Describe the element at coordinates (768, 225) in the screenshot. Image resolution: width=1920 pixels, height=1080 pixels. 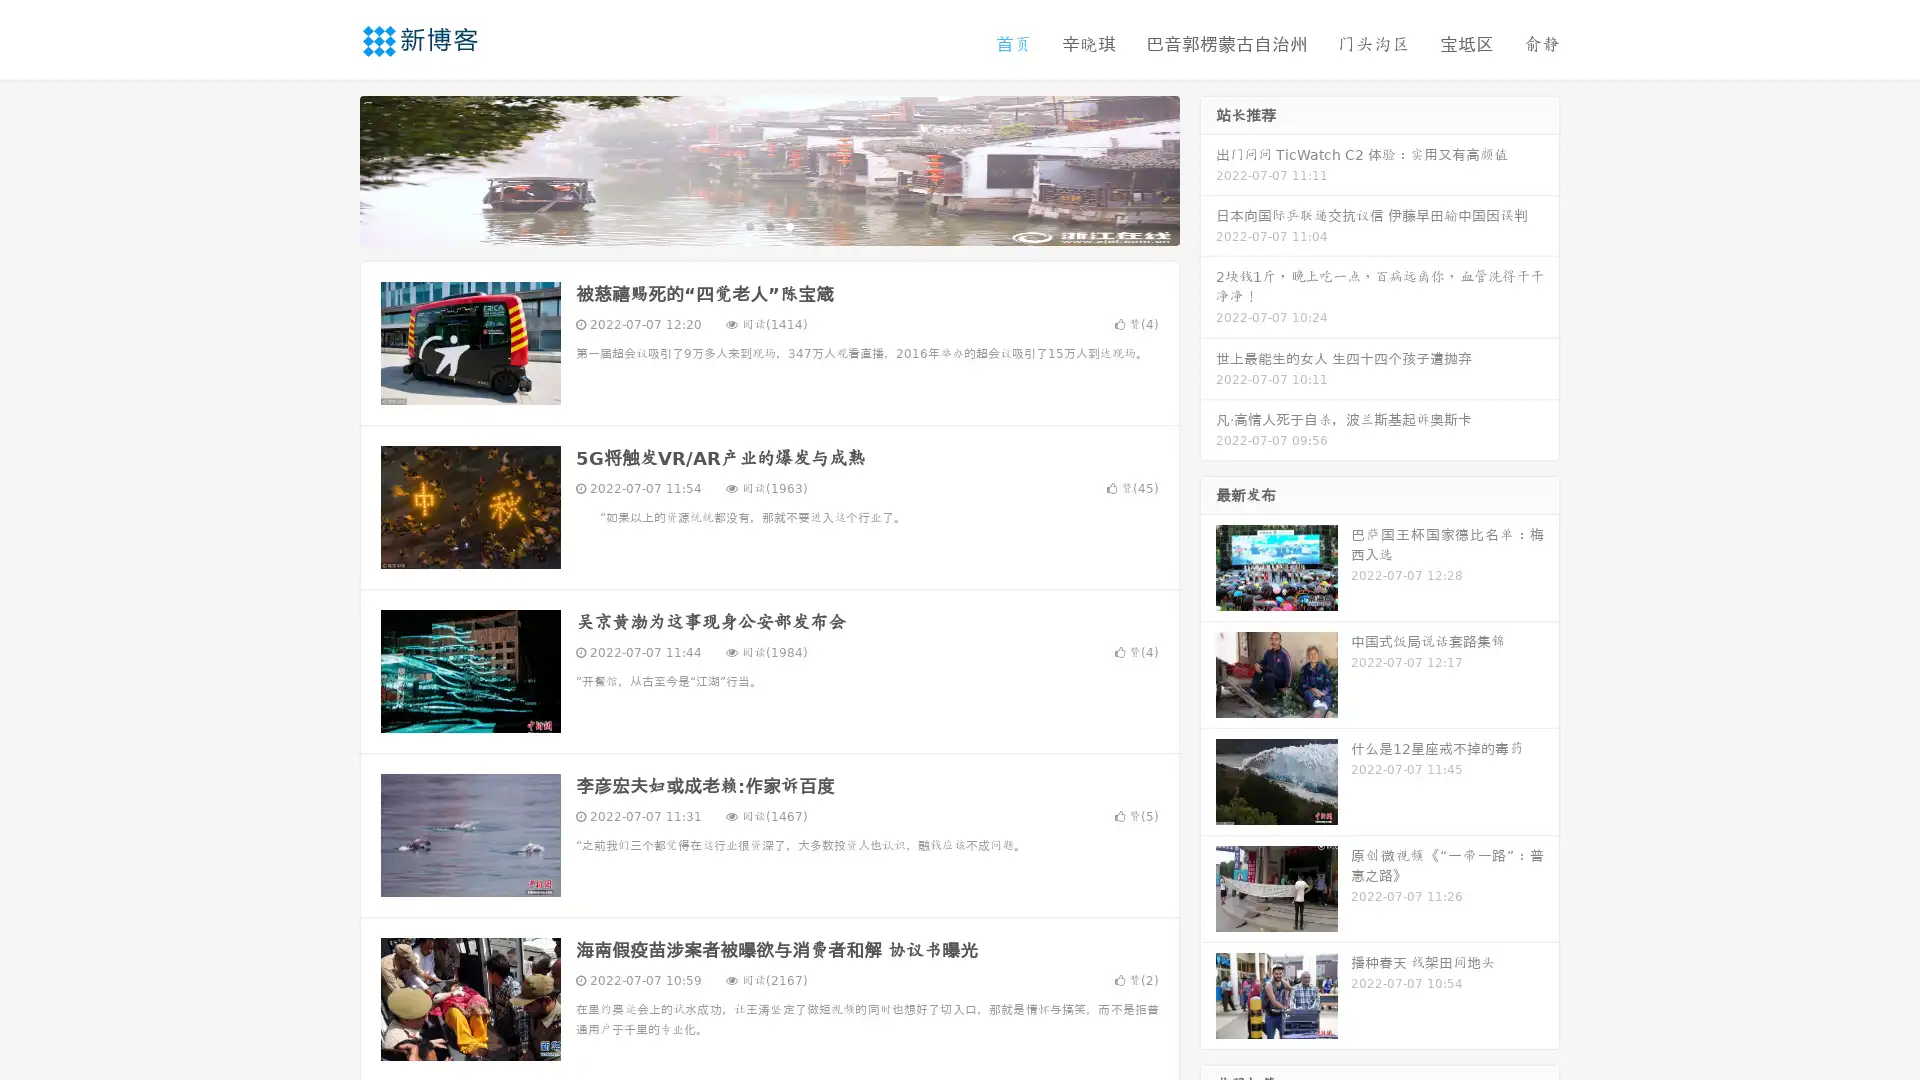
I see `Go to slide 2` at that location.